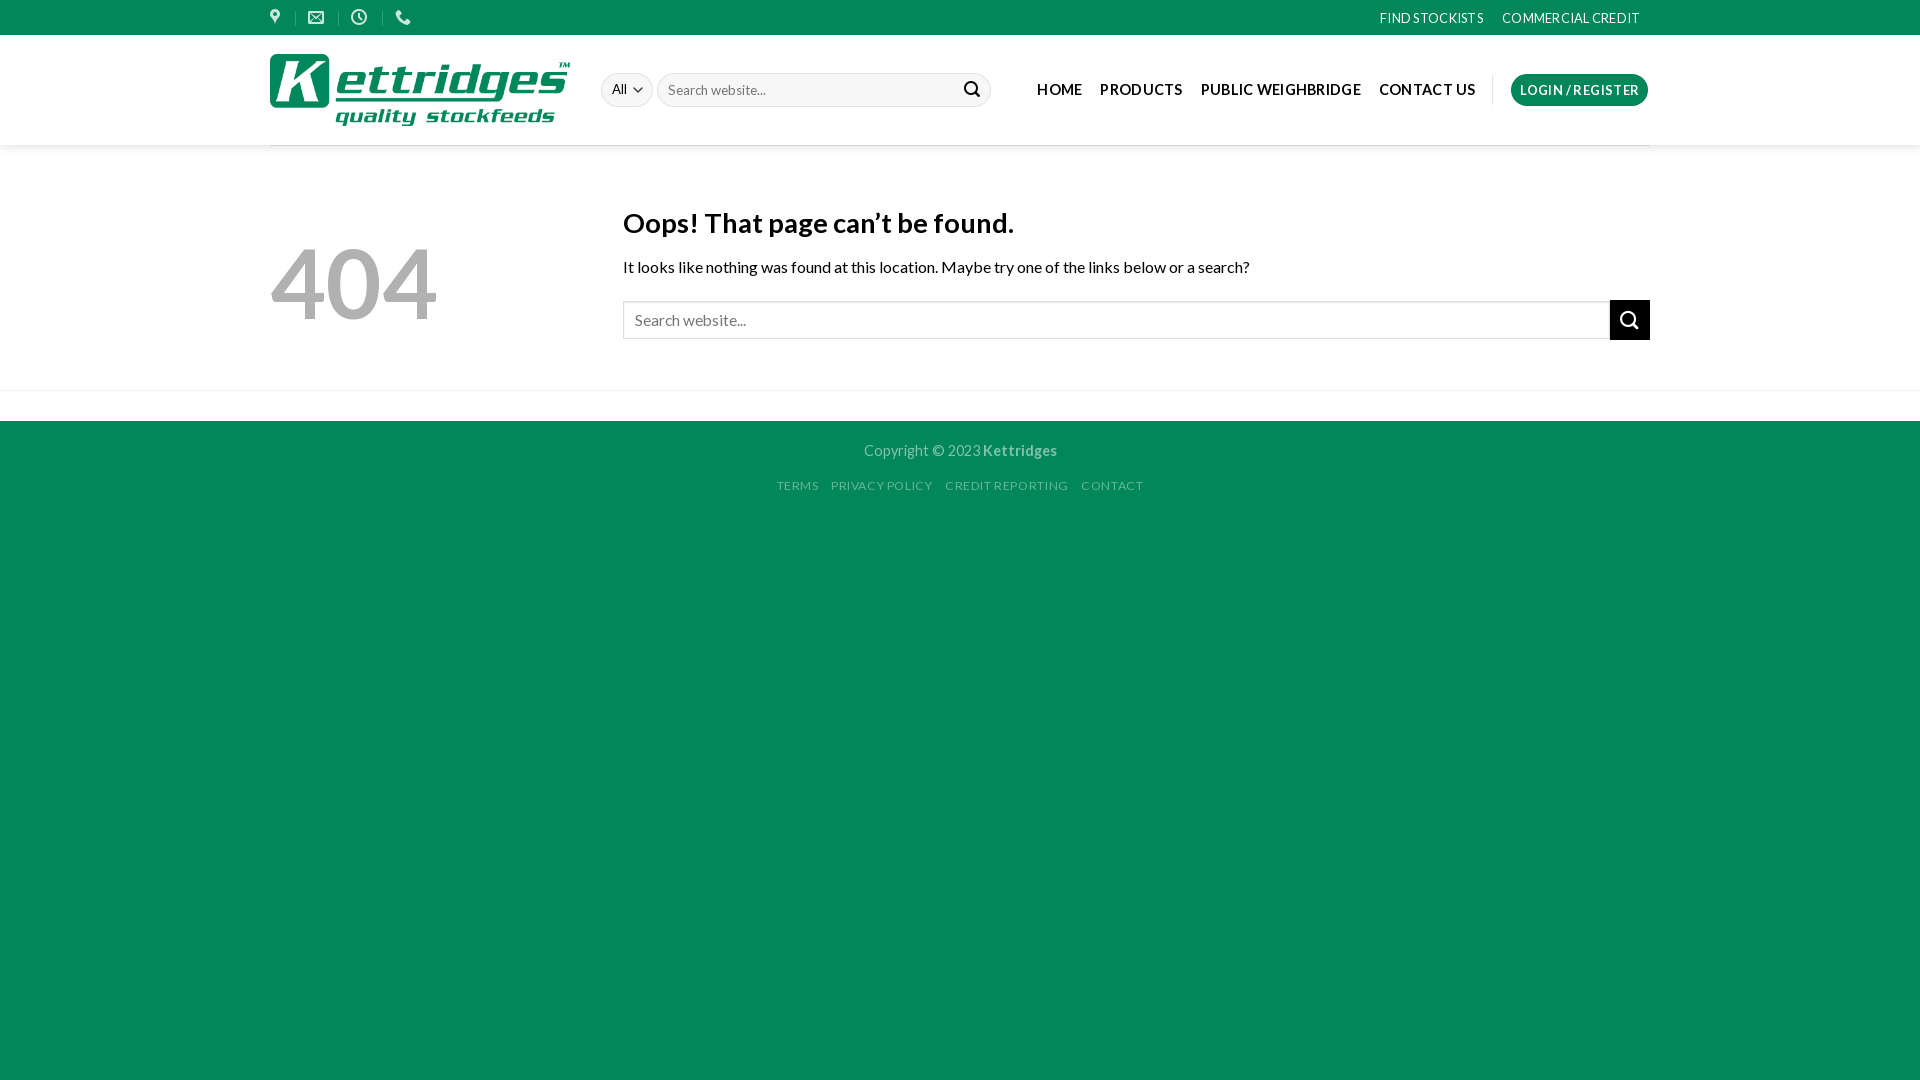 Image resolution: width=1920 pixels, height=1080 pixels. I want to click on 'PRODUCTS', so click(1141, 88).